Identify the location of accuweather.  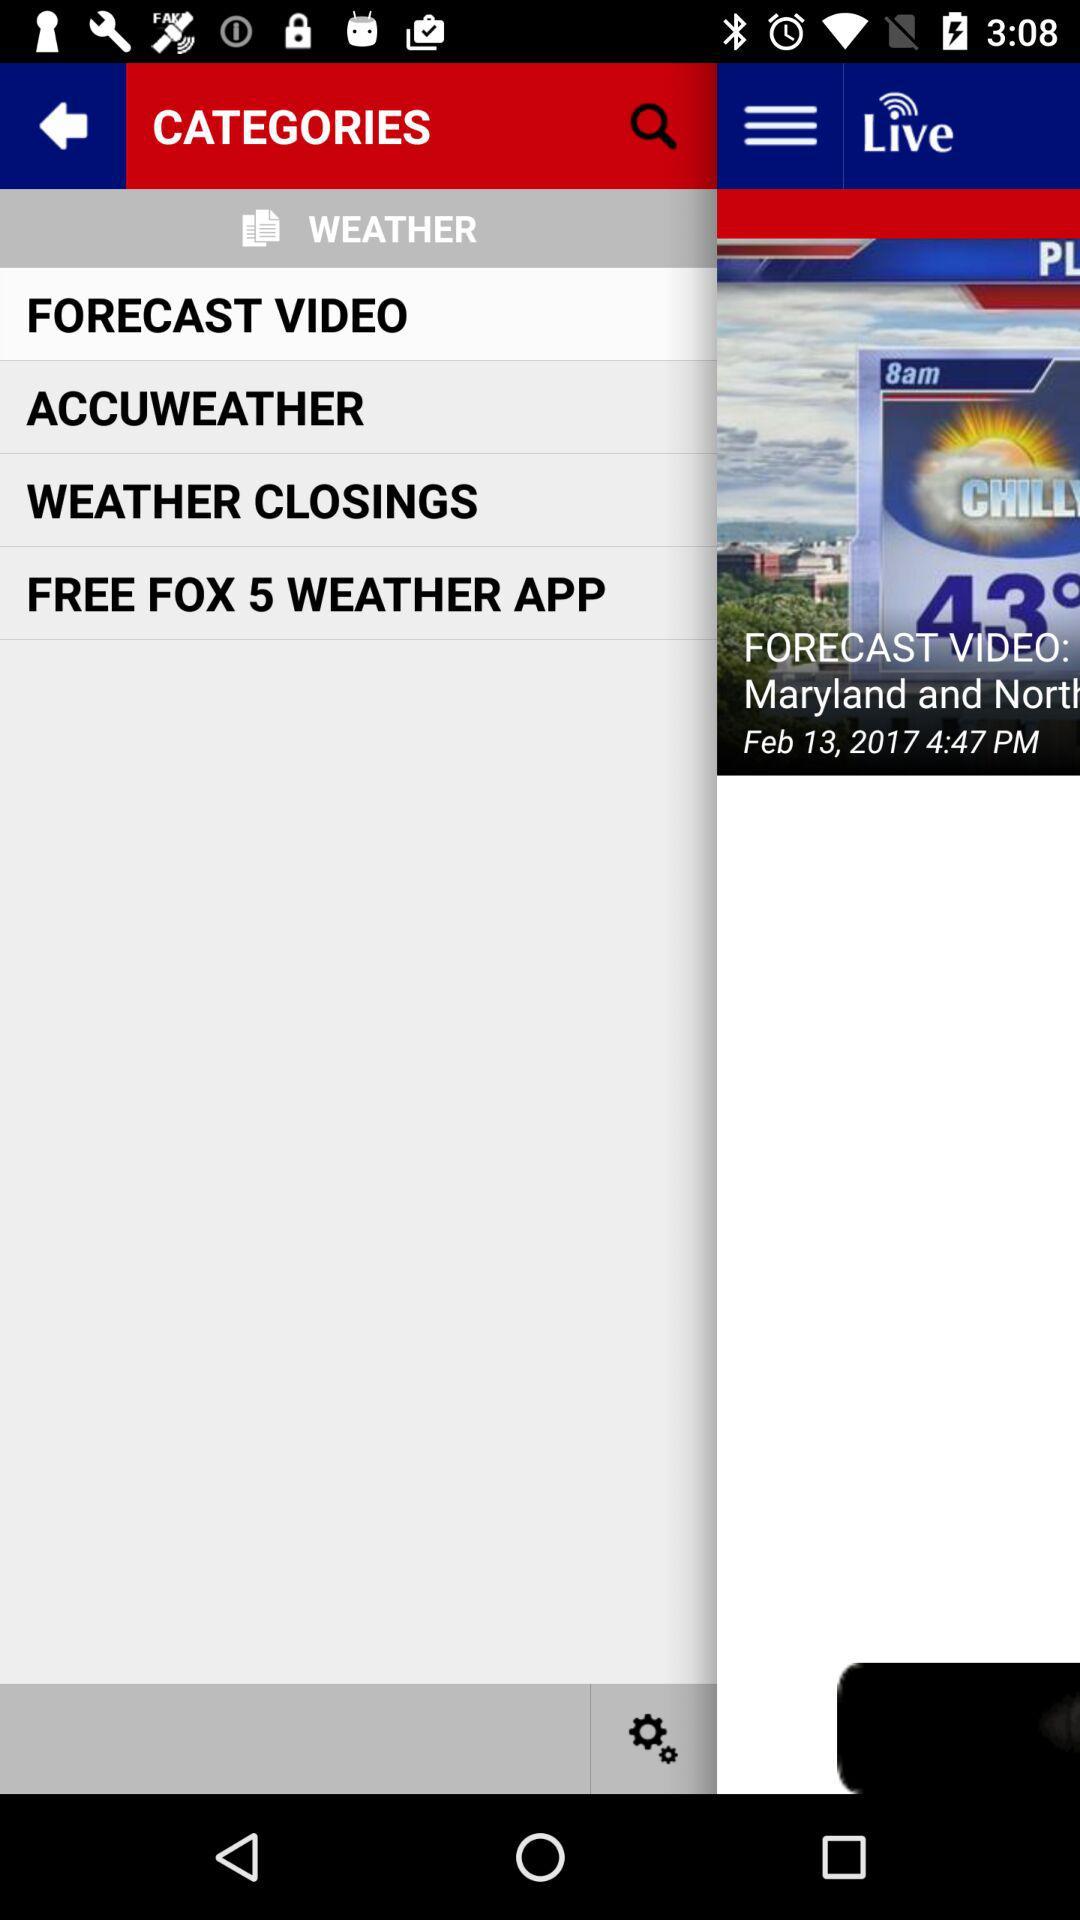
(195, 405).